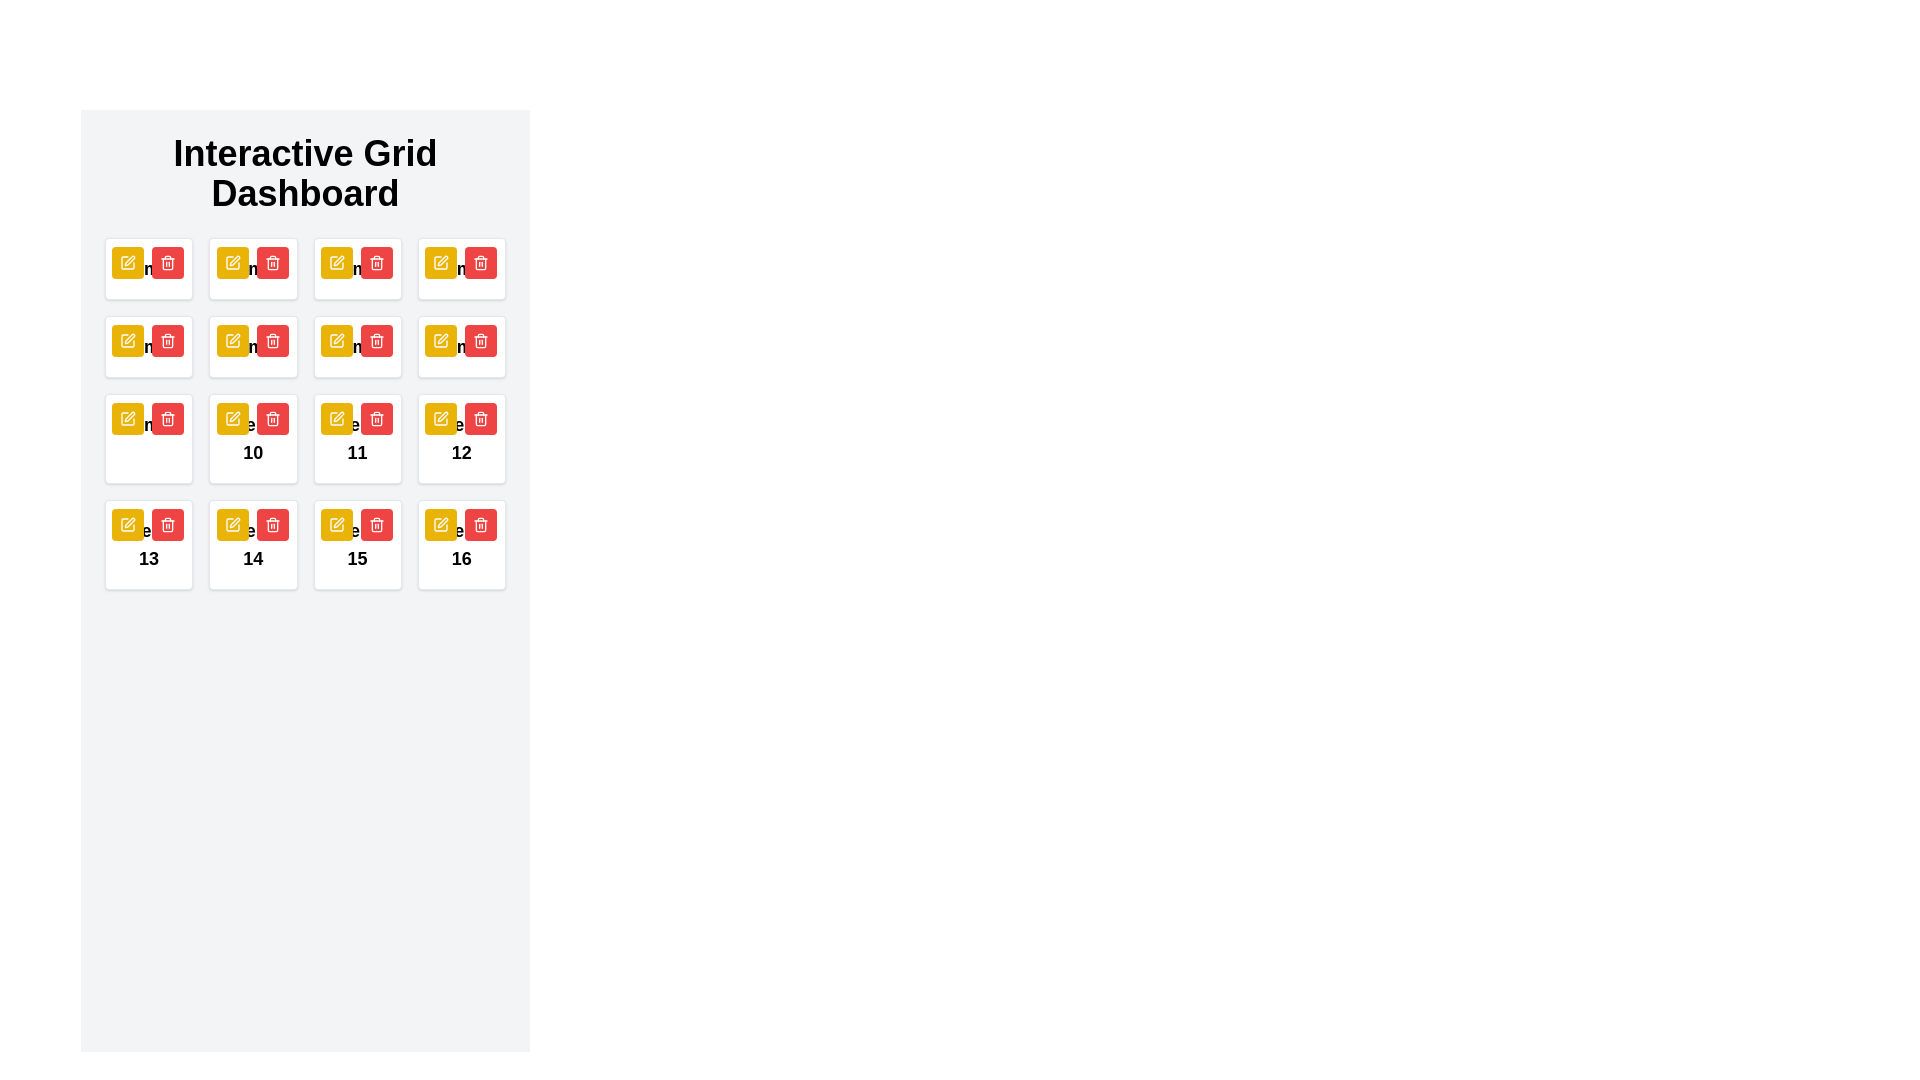 The width and height of the screenshot is (1920, 1080). What do you see at coordinates (480, 261) in the screenshot?
I see `the red trash can button with a rounded rectangular shape located in the first row and fourth column of the card` at bounding box center [480, 261].